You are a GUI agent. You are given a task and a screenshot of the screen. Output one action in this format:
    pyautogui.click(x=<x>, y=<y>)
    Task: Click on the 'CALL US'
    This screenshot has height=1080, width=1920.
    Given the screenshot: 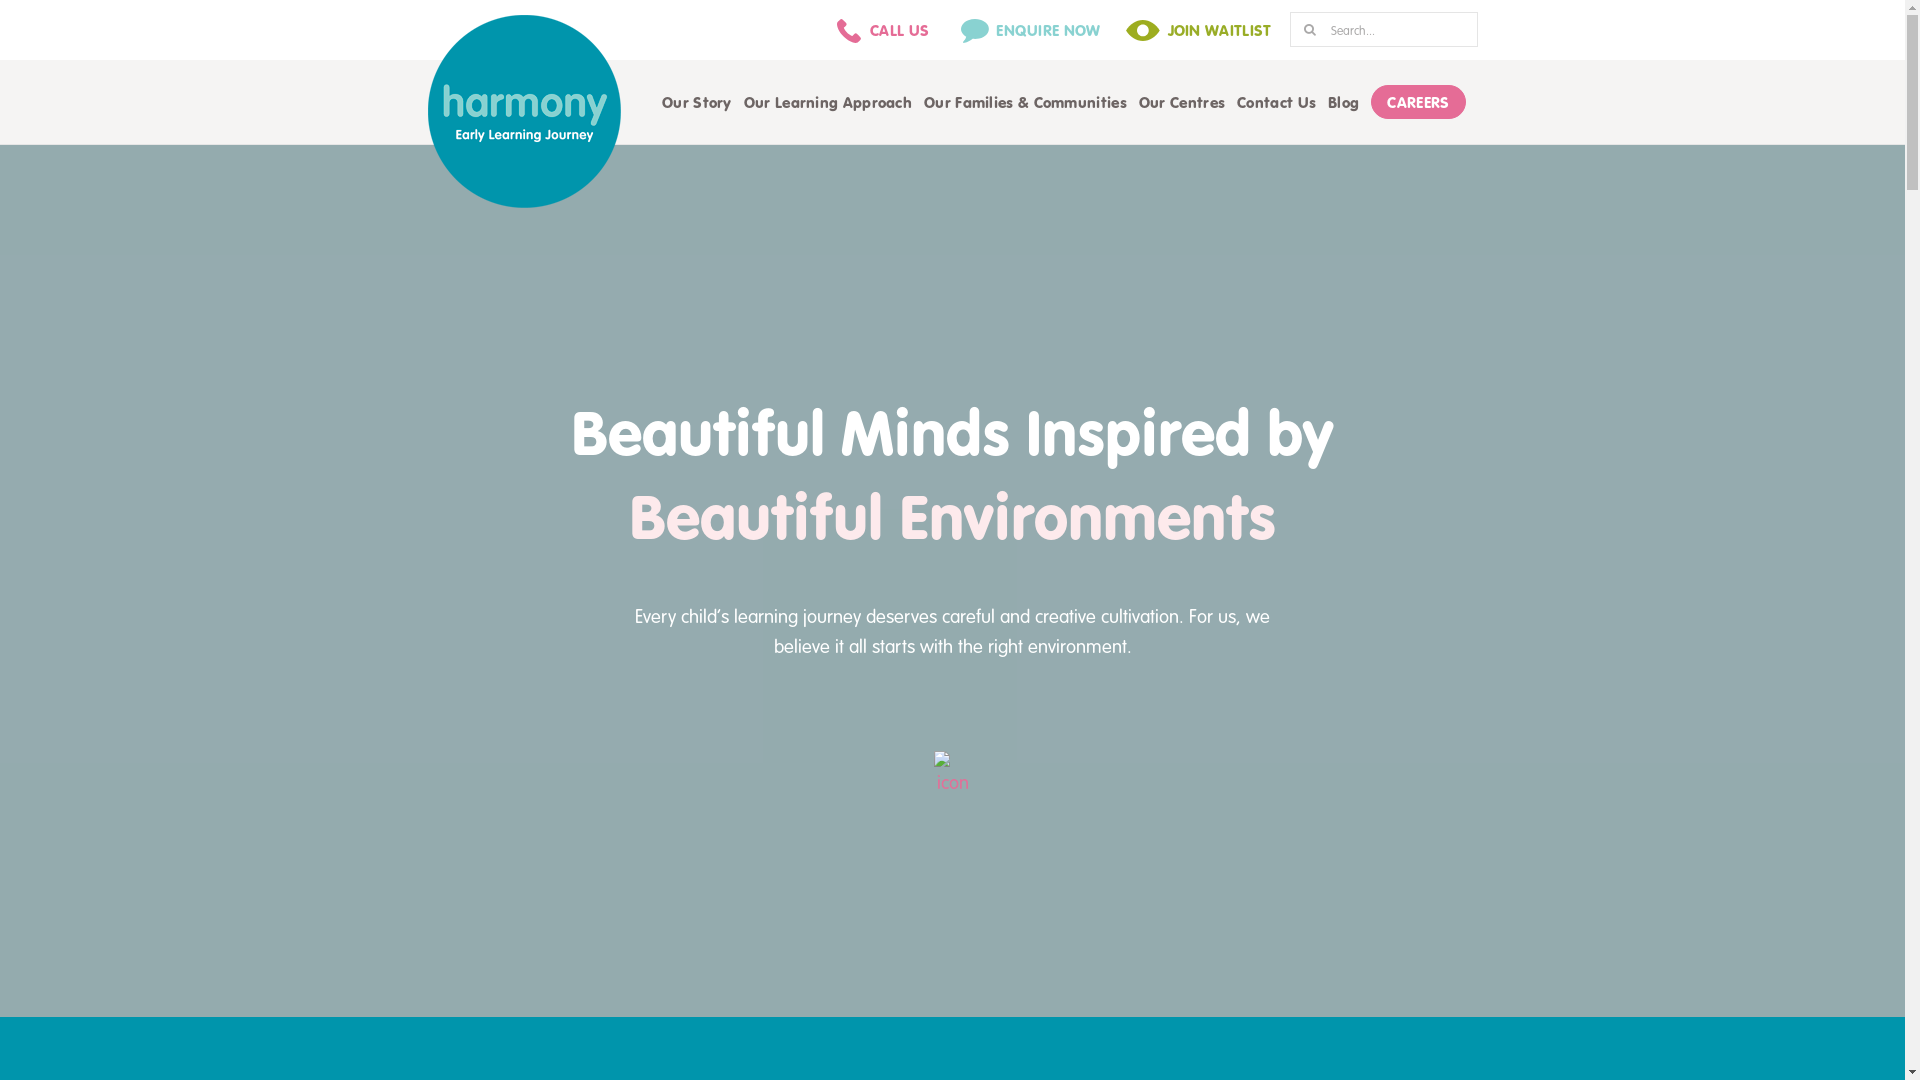 What is the action you would take?
    pyautogui.click(x=878, y=30)
    